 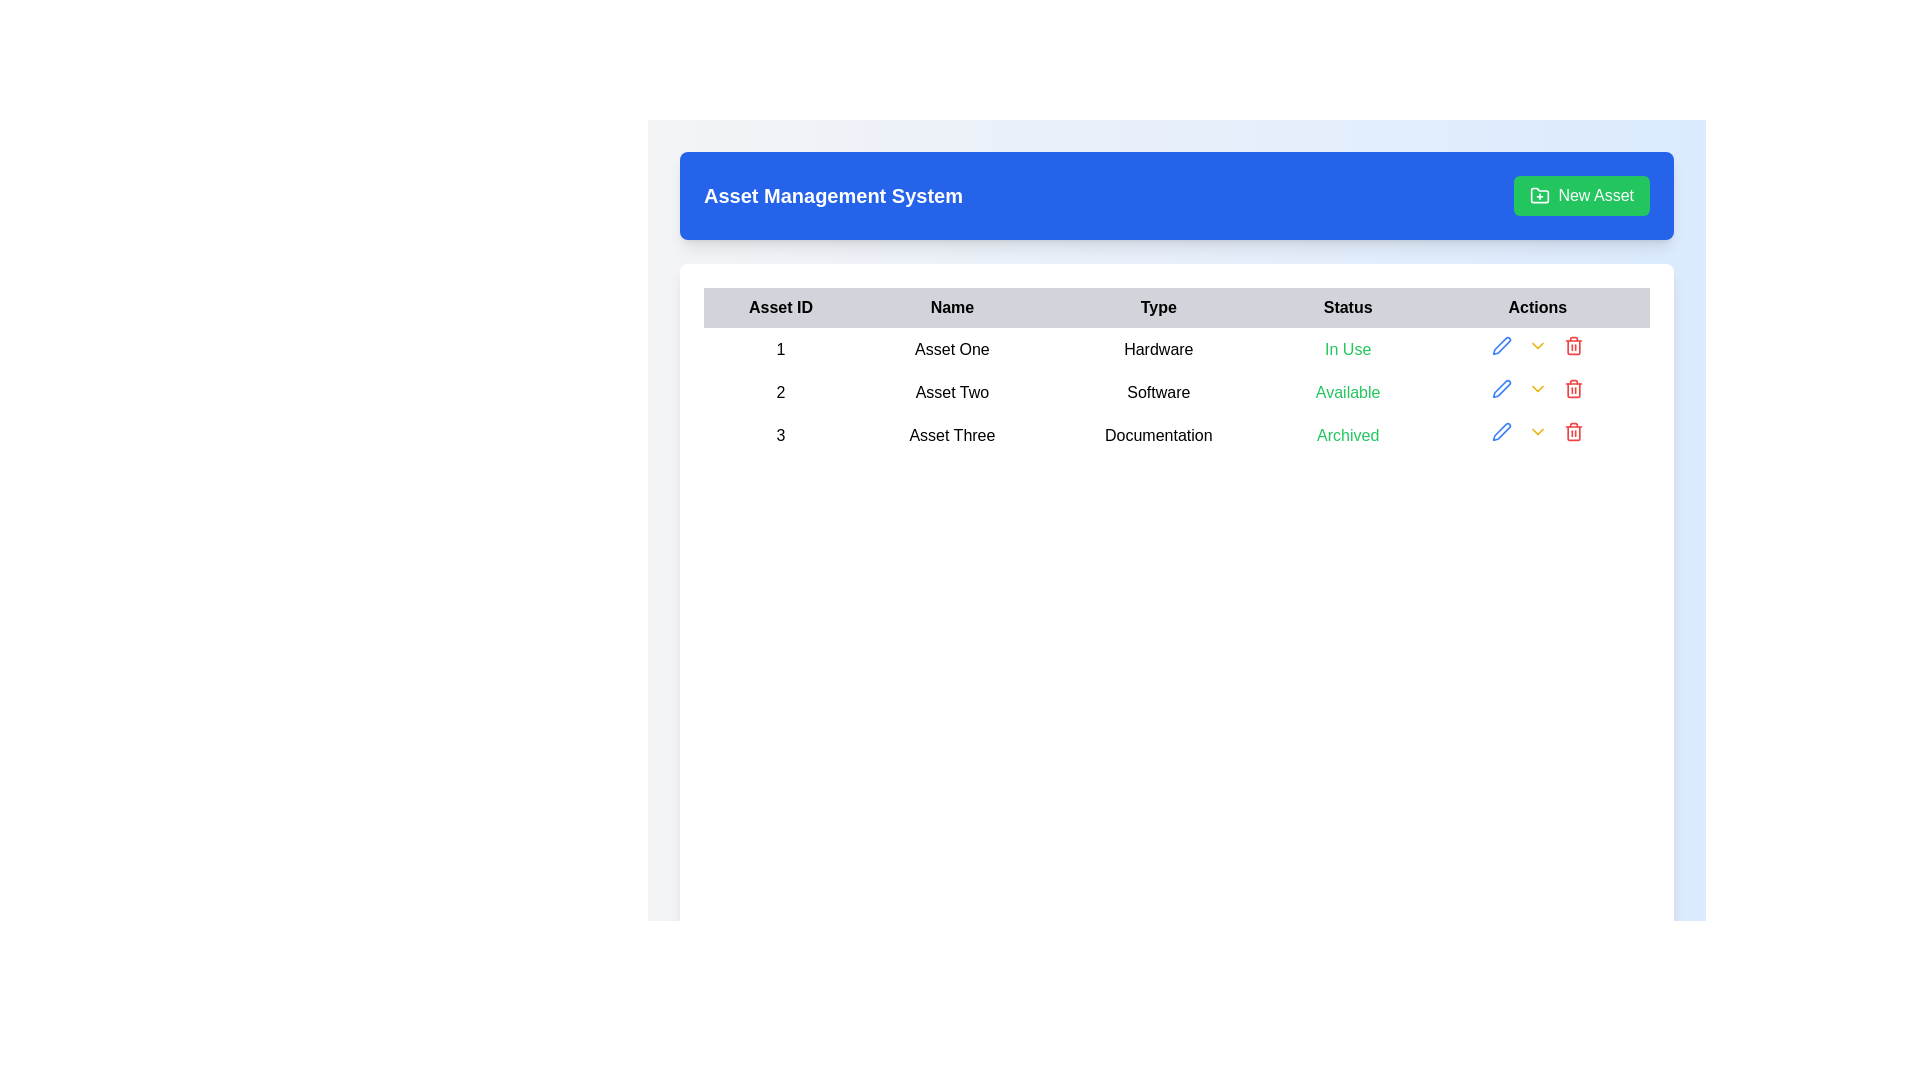 What do you see at coordinates (1158, 308) in the screenshot?
I see `the text label displaying 'Type', which is the third column header in a table with a gray background and centered black text` at bounding box center [1158, 308].